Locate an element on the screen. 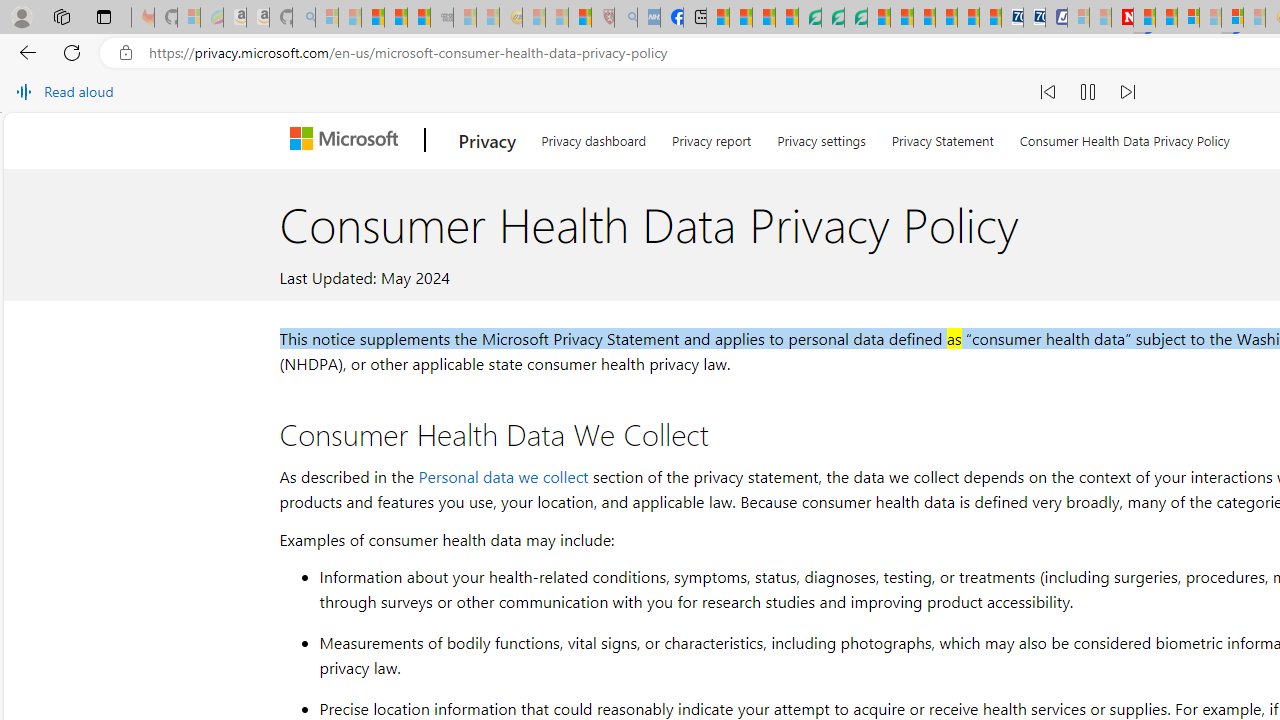 Image resolution: width=1280 pixels, height=720 pixels. 'Read previous paragraph' is located at coordinates (1047, 92).